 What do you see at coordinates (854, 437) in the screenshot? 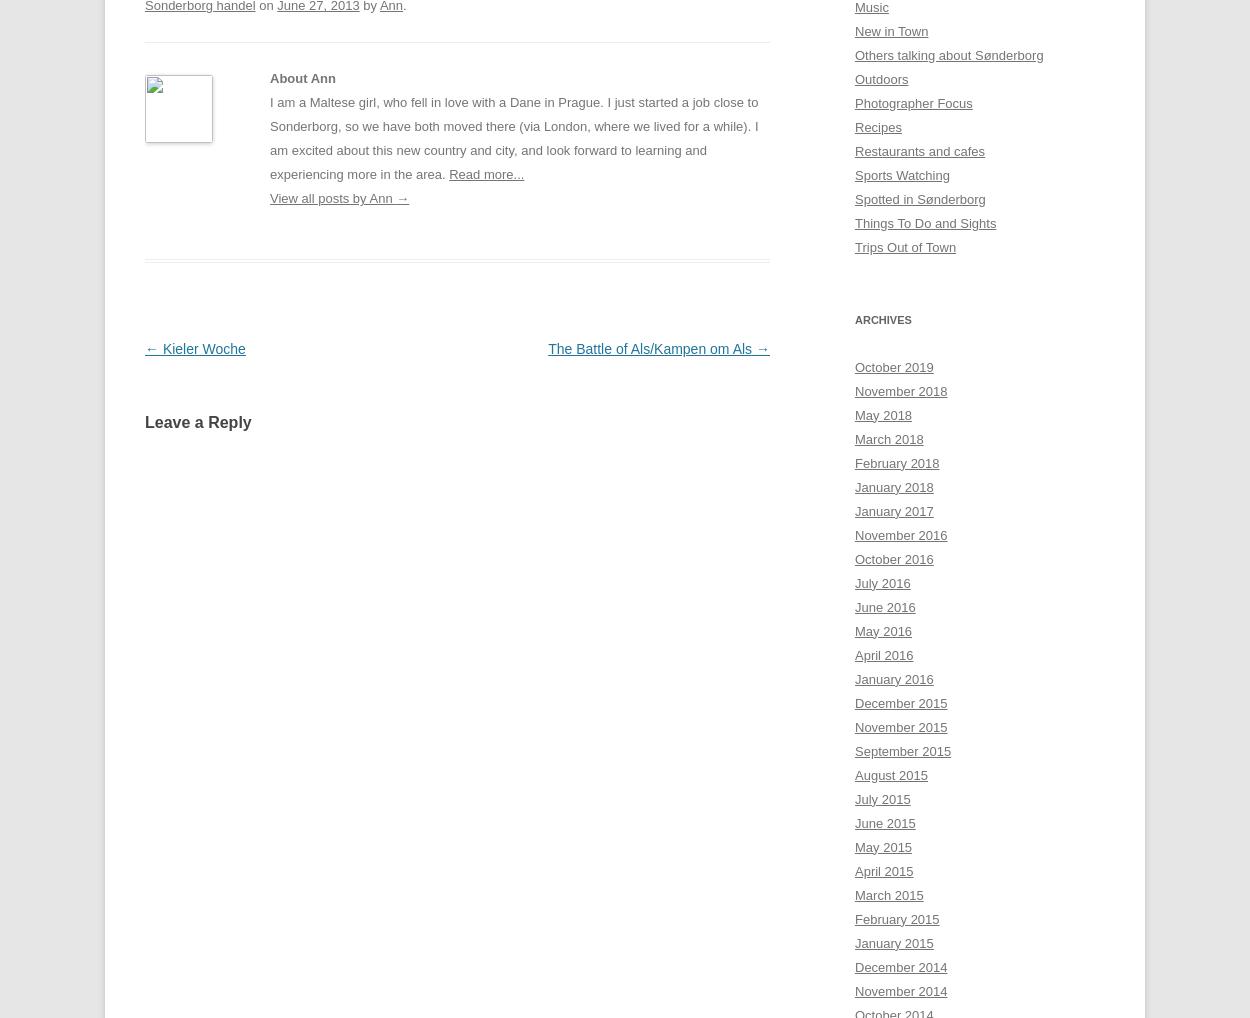
I see `'March 2018'` at bounding box center [854, 437].